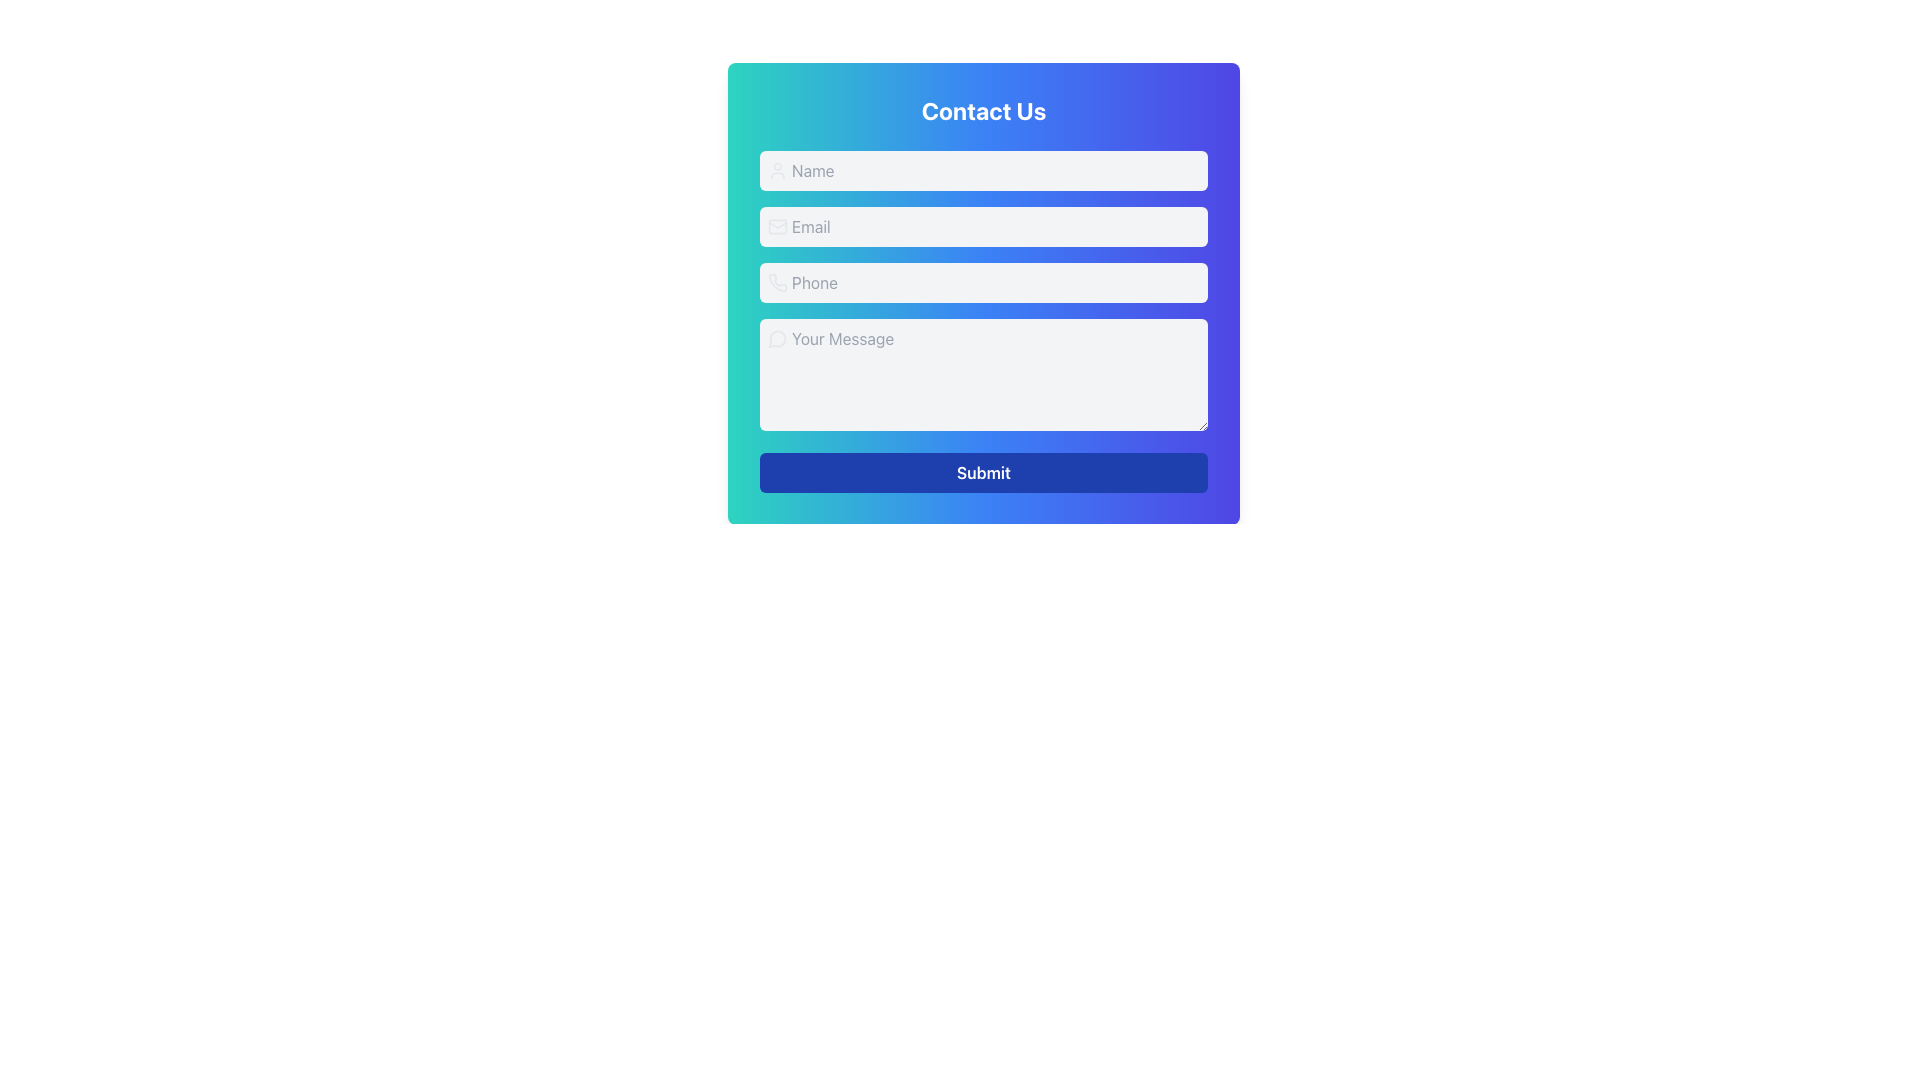  Describe the element at coordinates (983, 473) in the screenshot. I see `the 'Submit' button which has rounded corners, a deep blue color, and white bold text` at that location.